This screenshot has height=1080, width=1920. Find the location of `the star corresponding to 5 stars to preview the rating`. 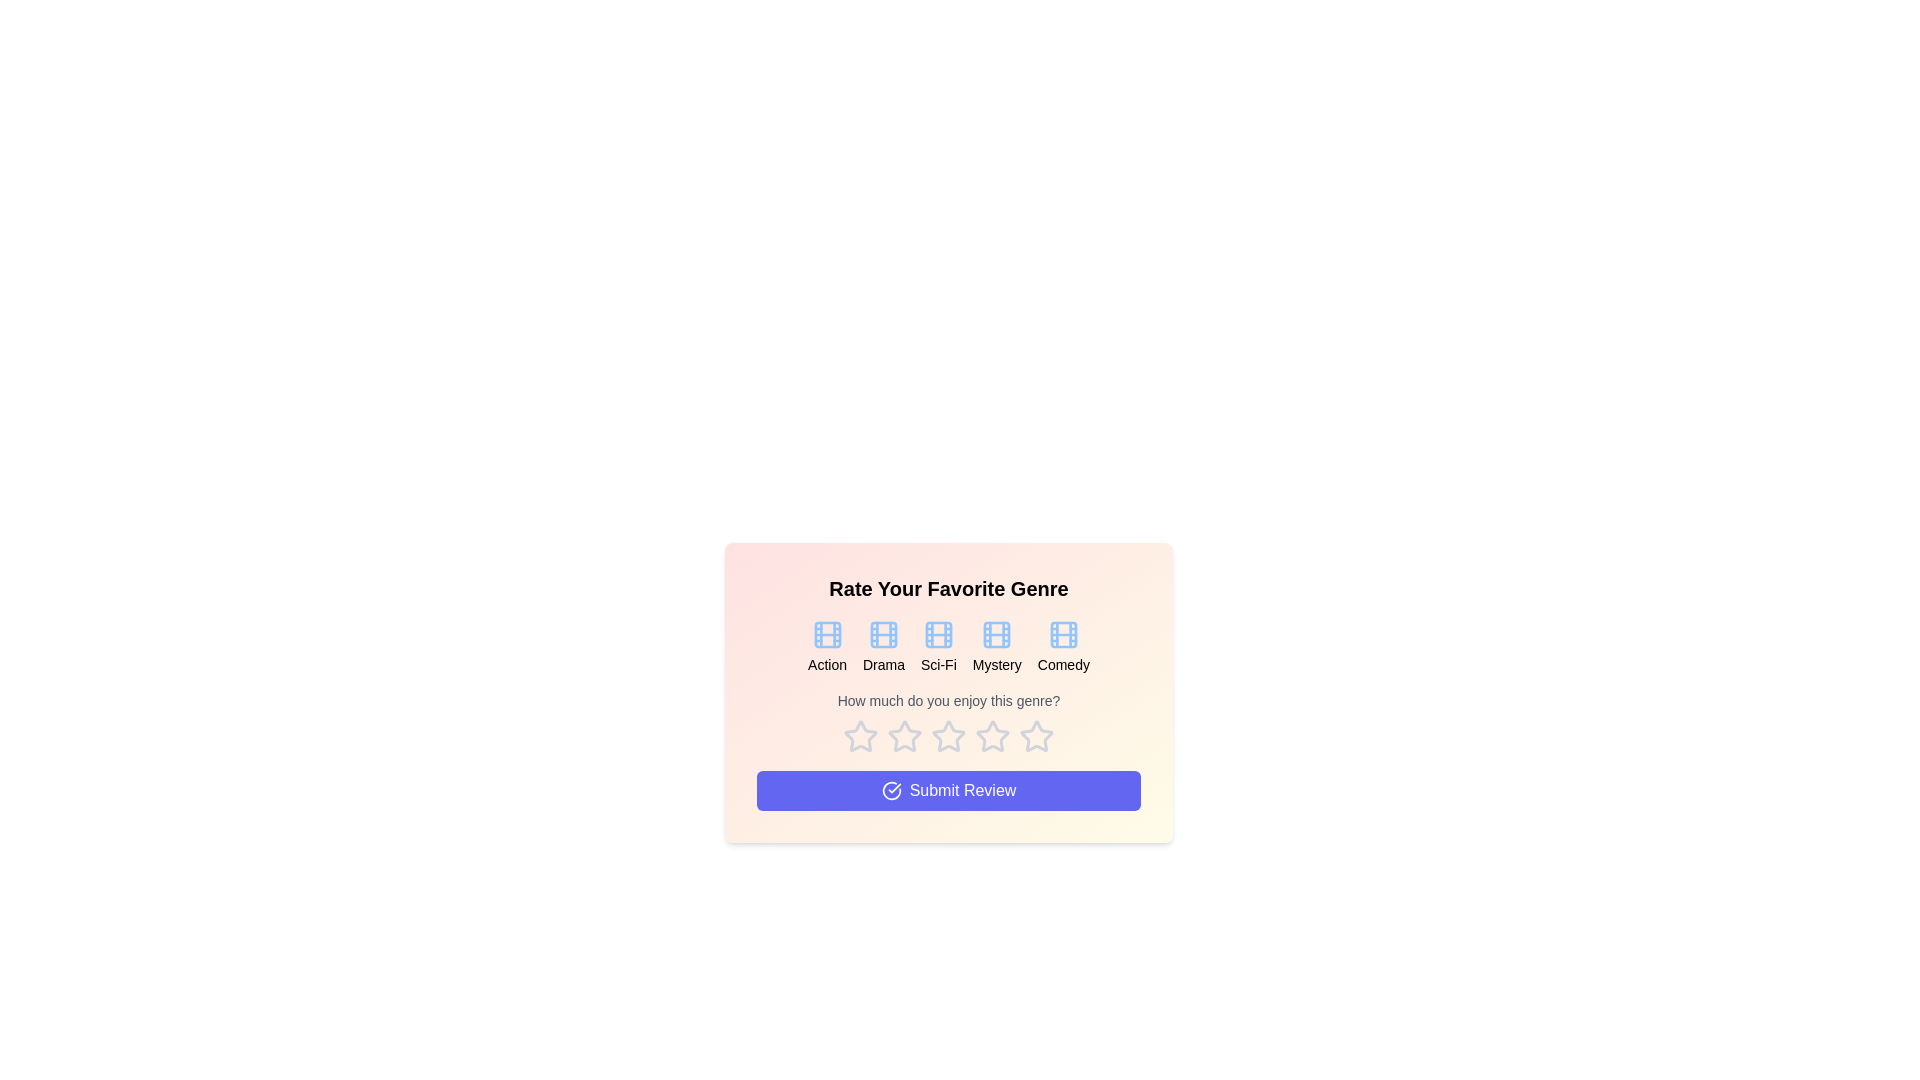

the star corresponding to 5 stars to preview the rating is located at coordinates (1036, 736).